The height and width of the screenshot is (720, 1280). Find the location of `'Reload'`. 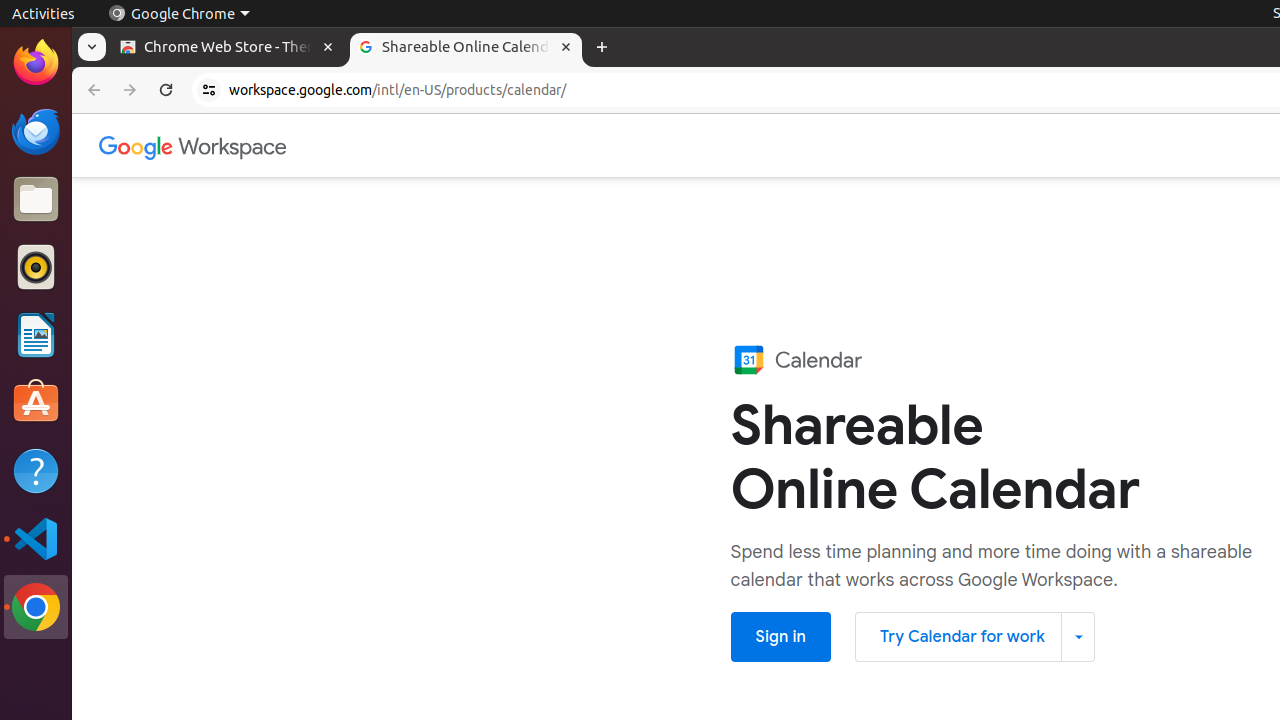

'Reload' is located at coordinates (166, 90).